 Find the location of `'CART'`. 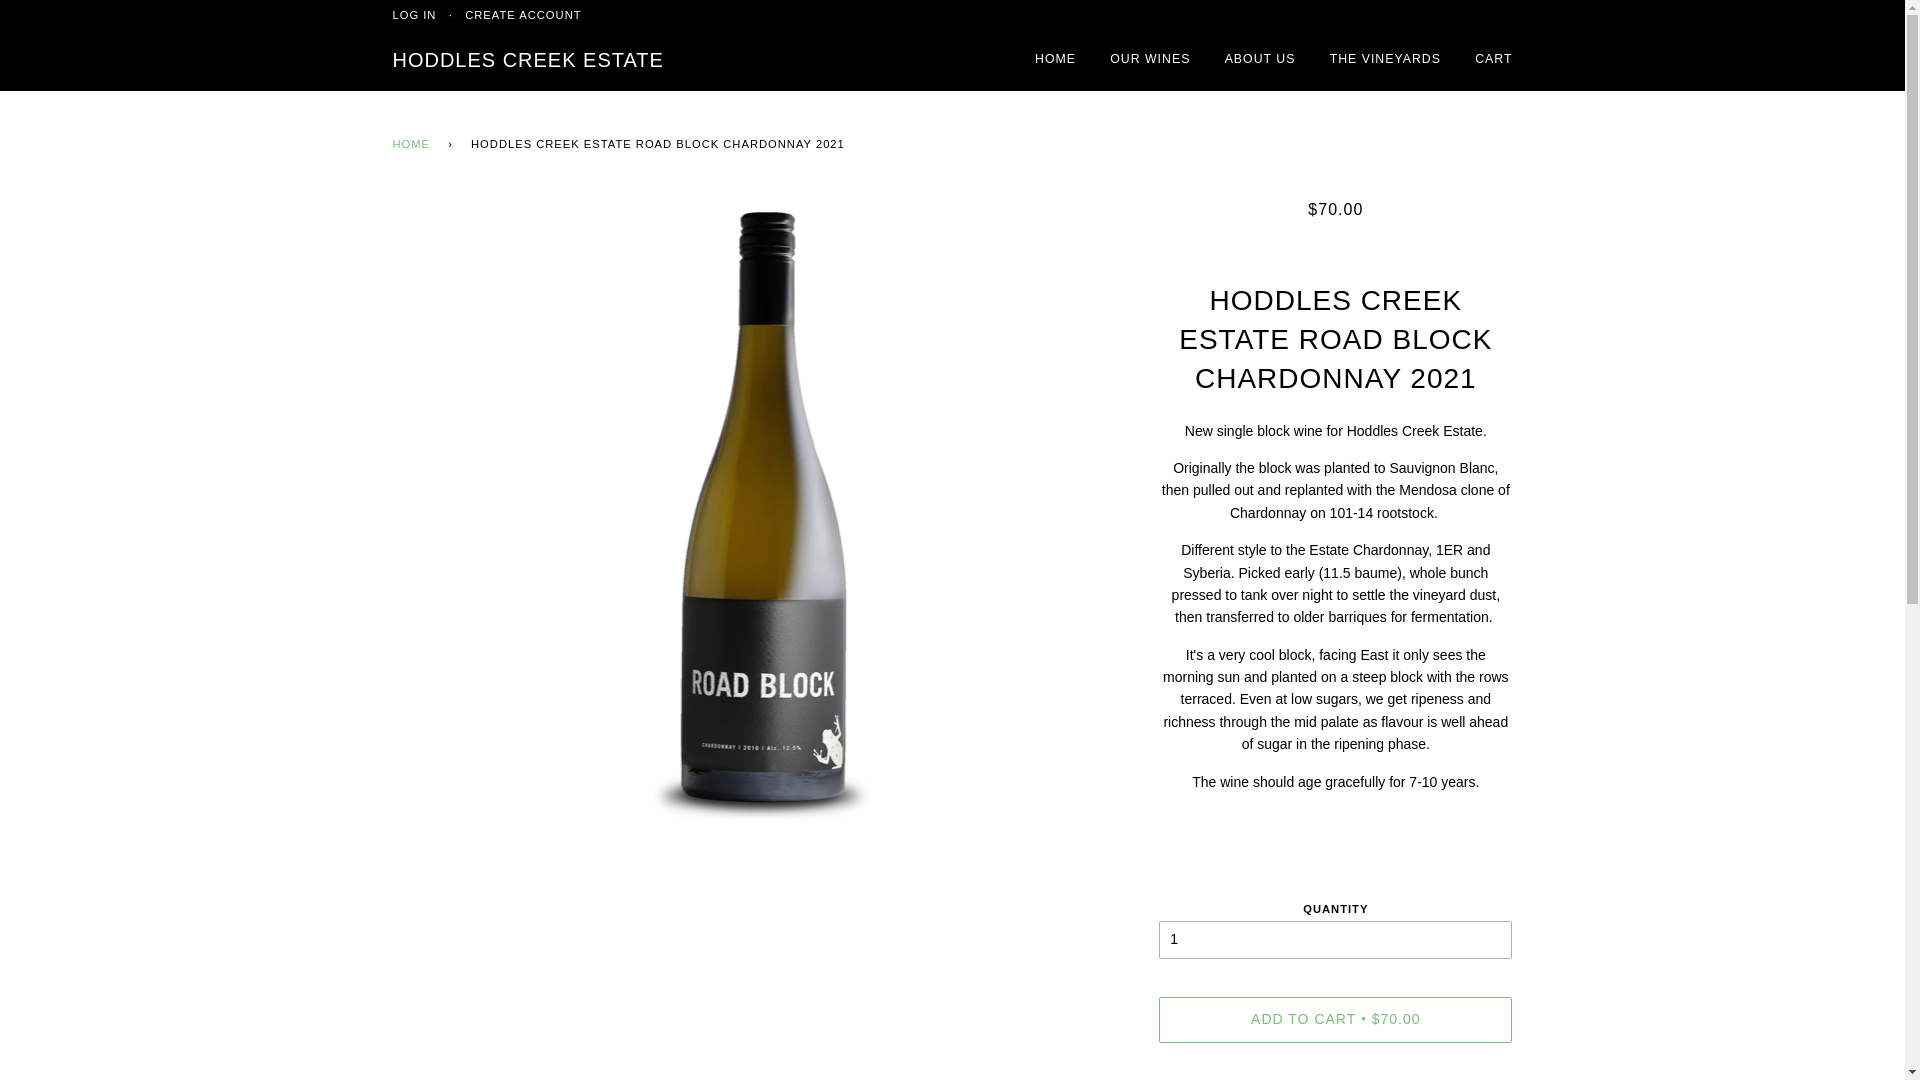

'CART' is located at coordinates (1493, 59).